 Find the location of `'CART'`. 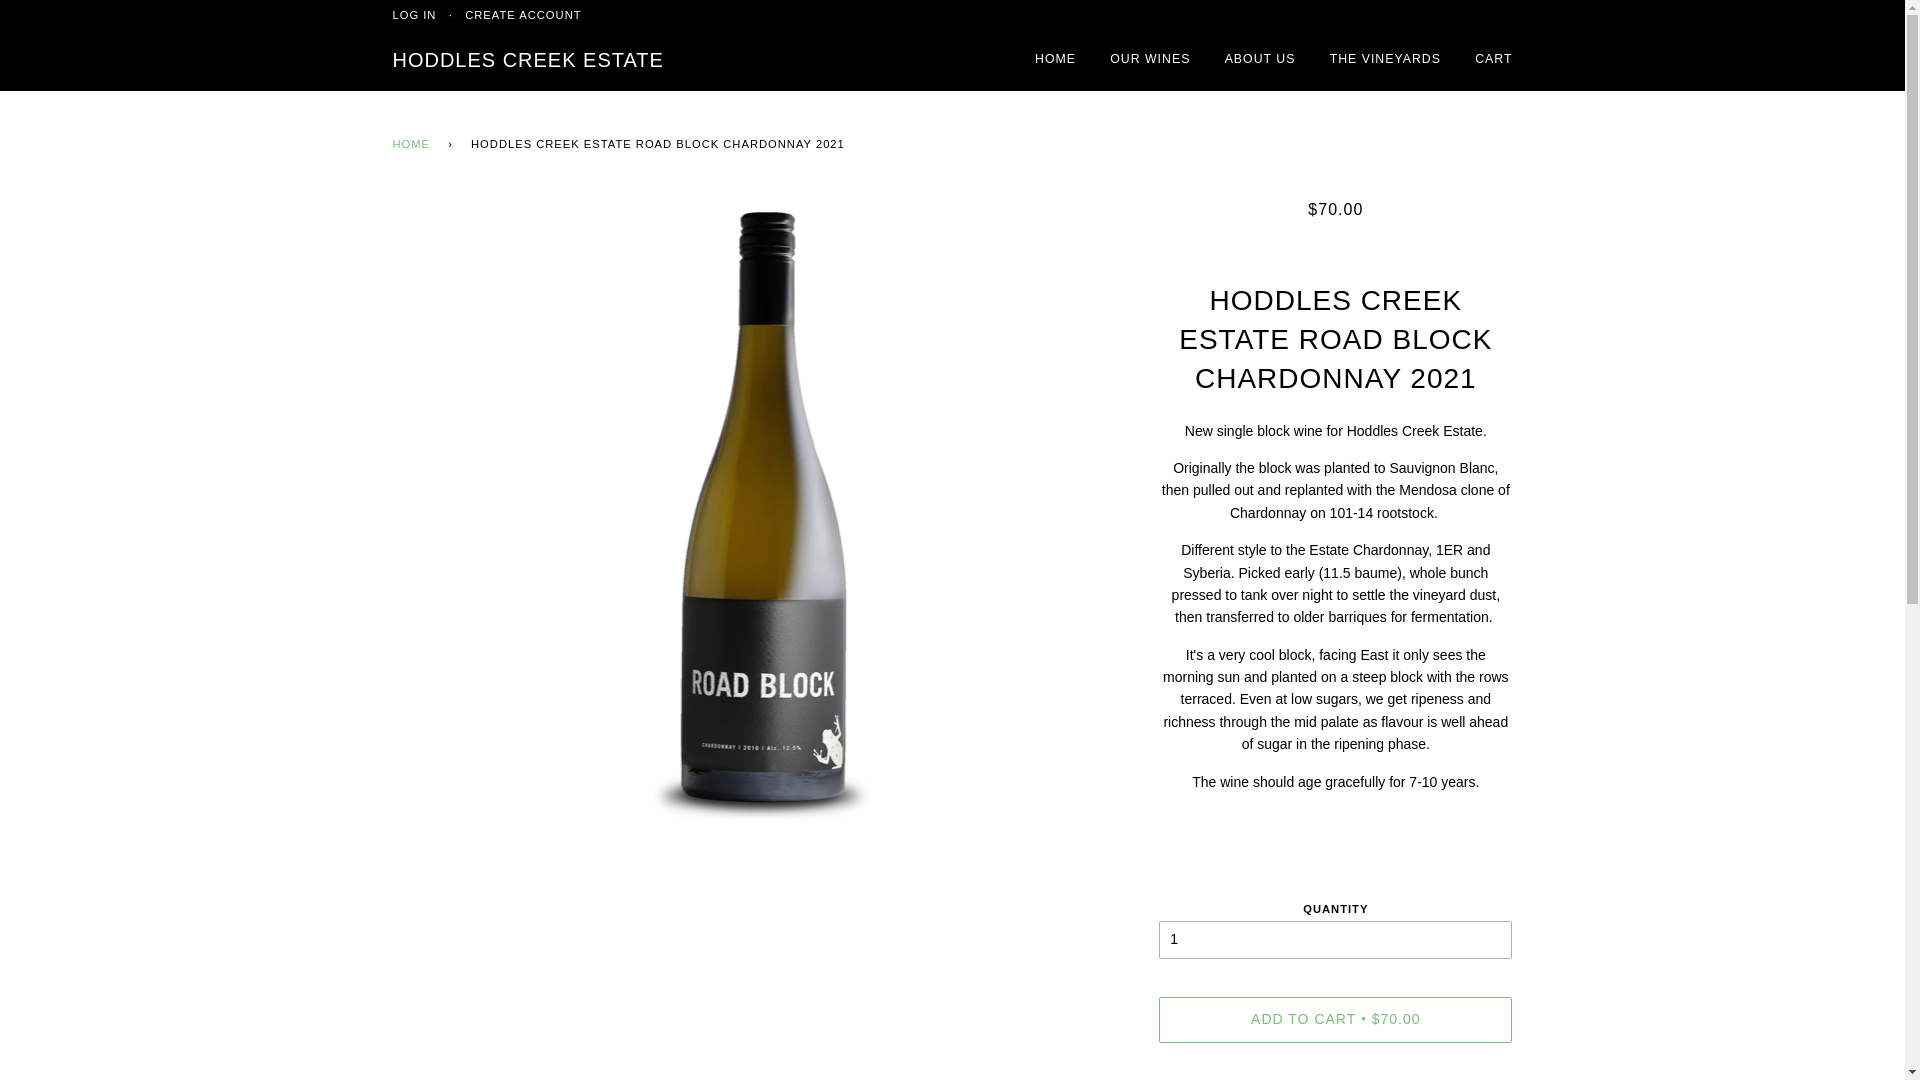

'CART' is located at coordinates (1493, 59).